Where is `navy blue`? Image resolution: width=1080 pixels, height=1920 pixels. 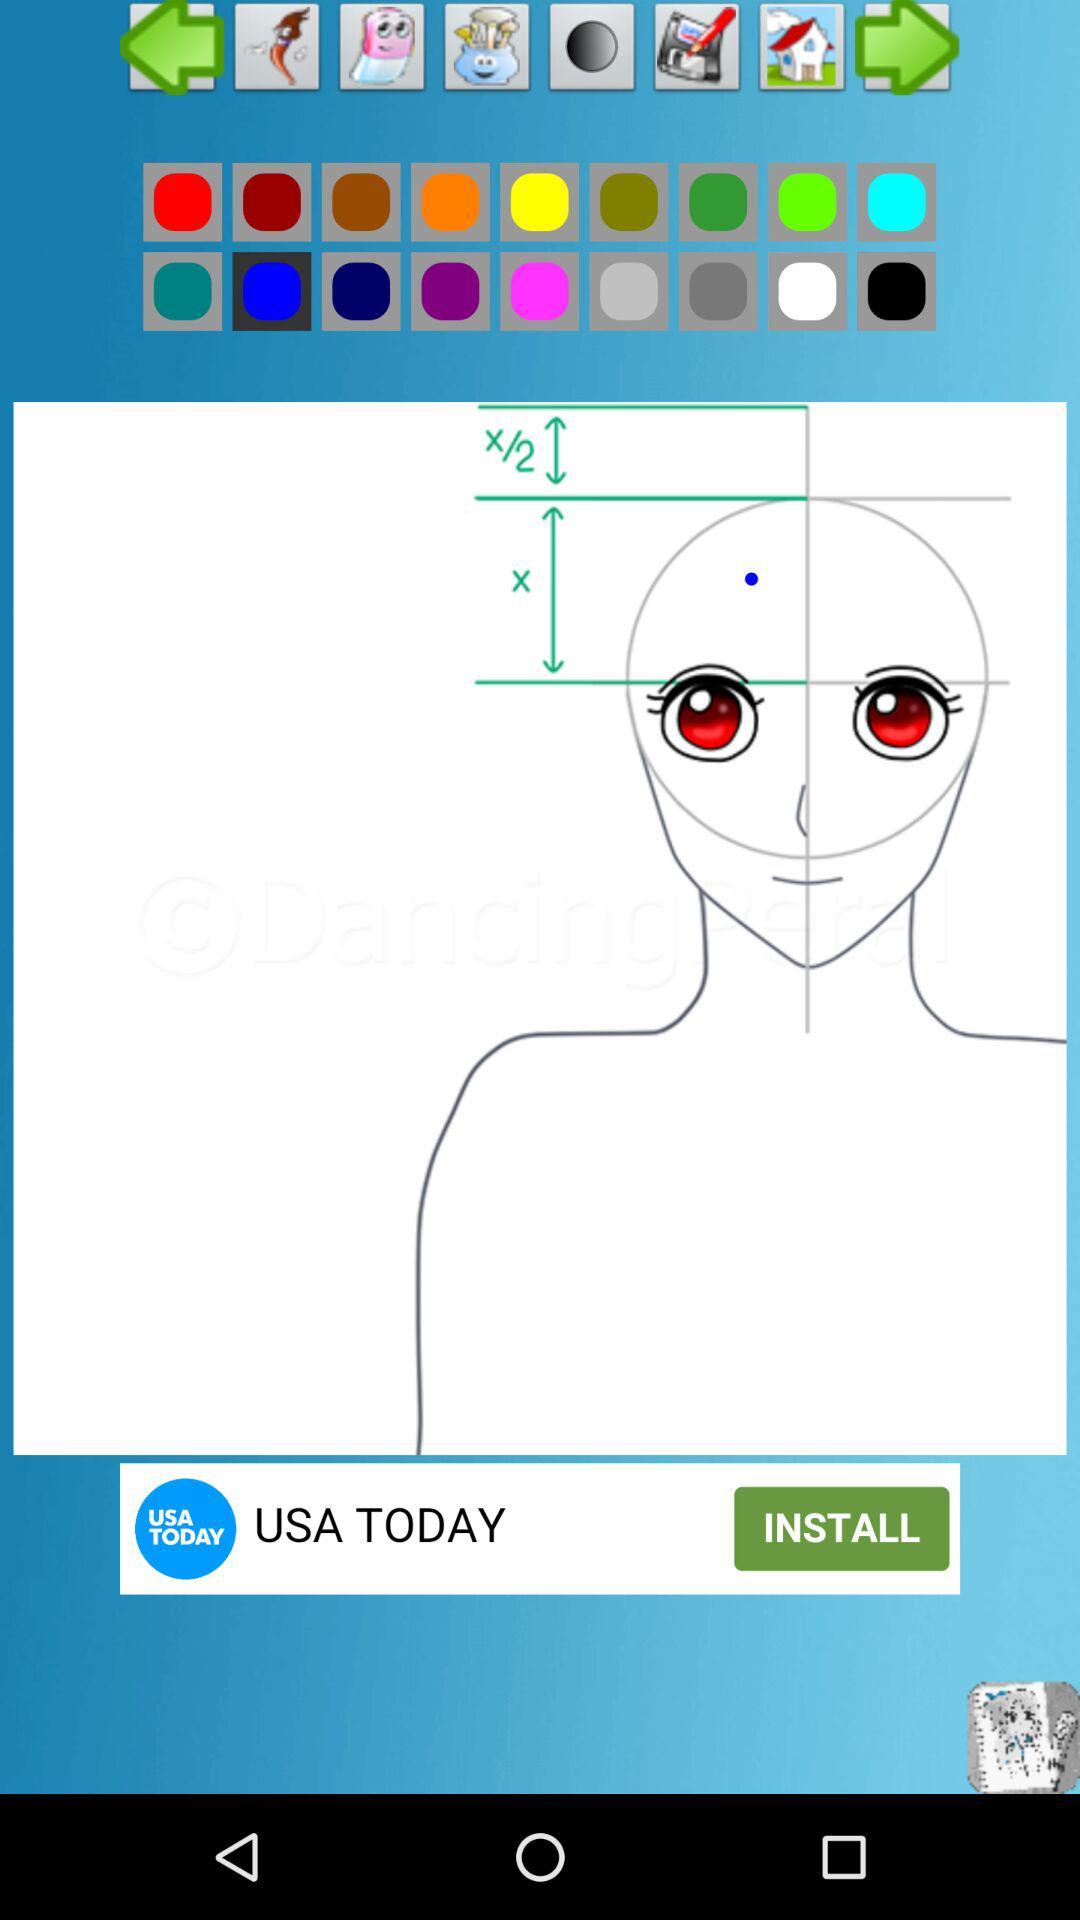
navy blue is located at coordinates (361, 290).